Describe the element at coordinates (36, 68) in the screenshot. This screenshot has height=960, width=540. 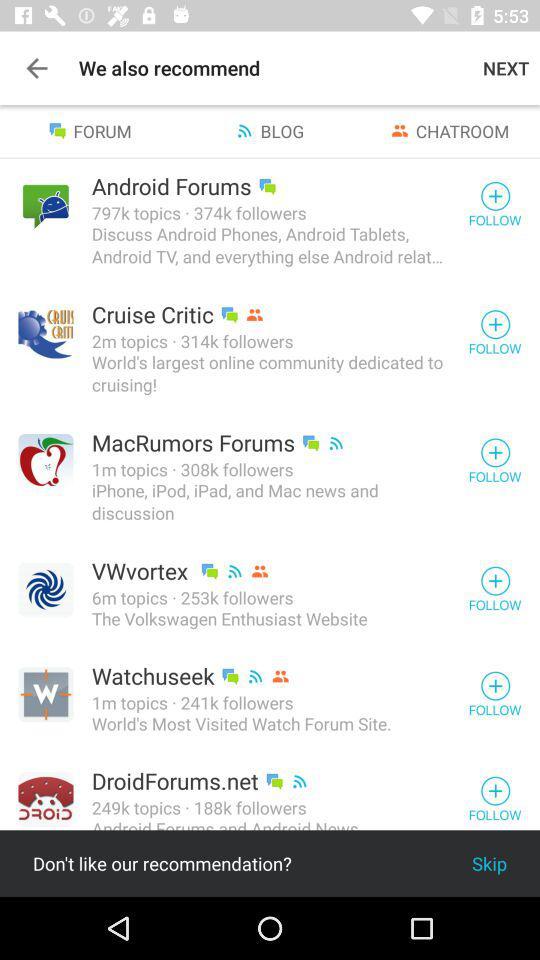
I see `app next to the we also recommend icon` at that location.